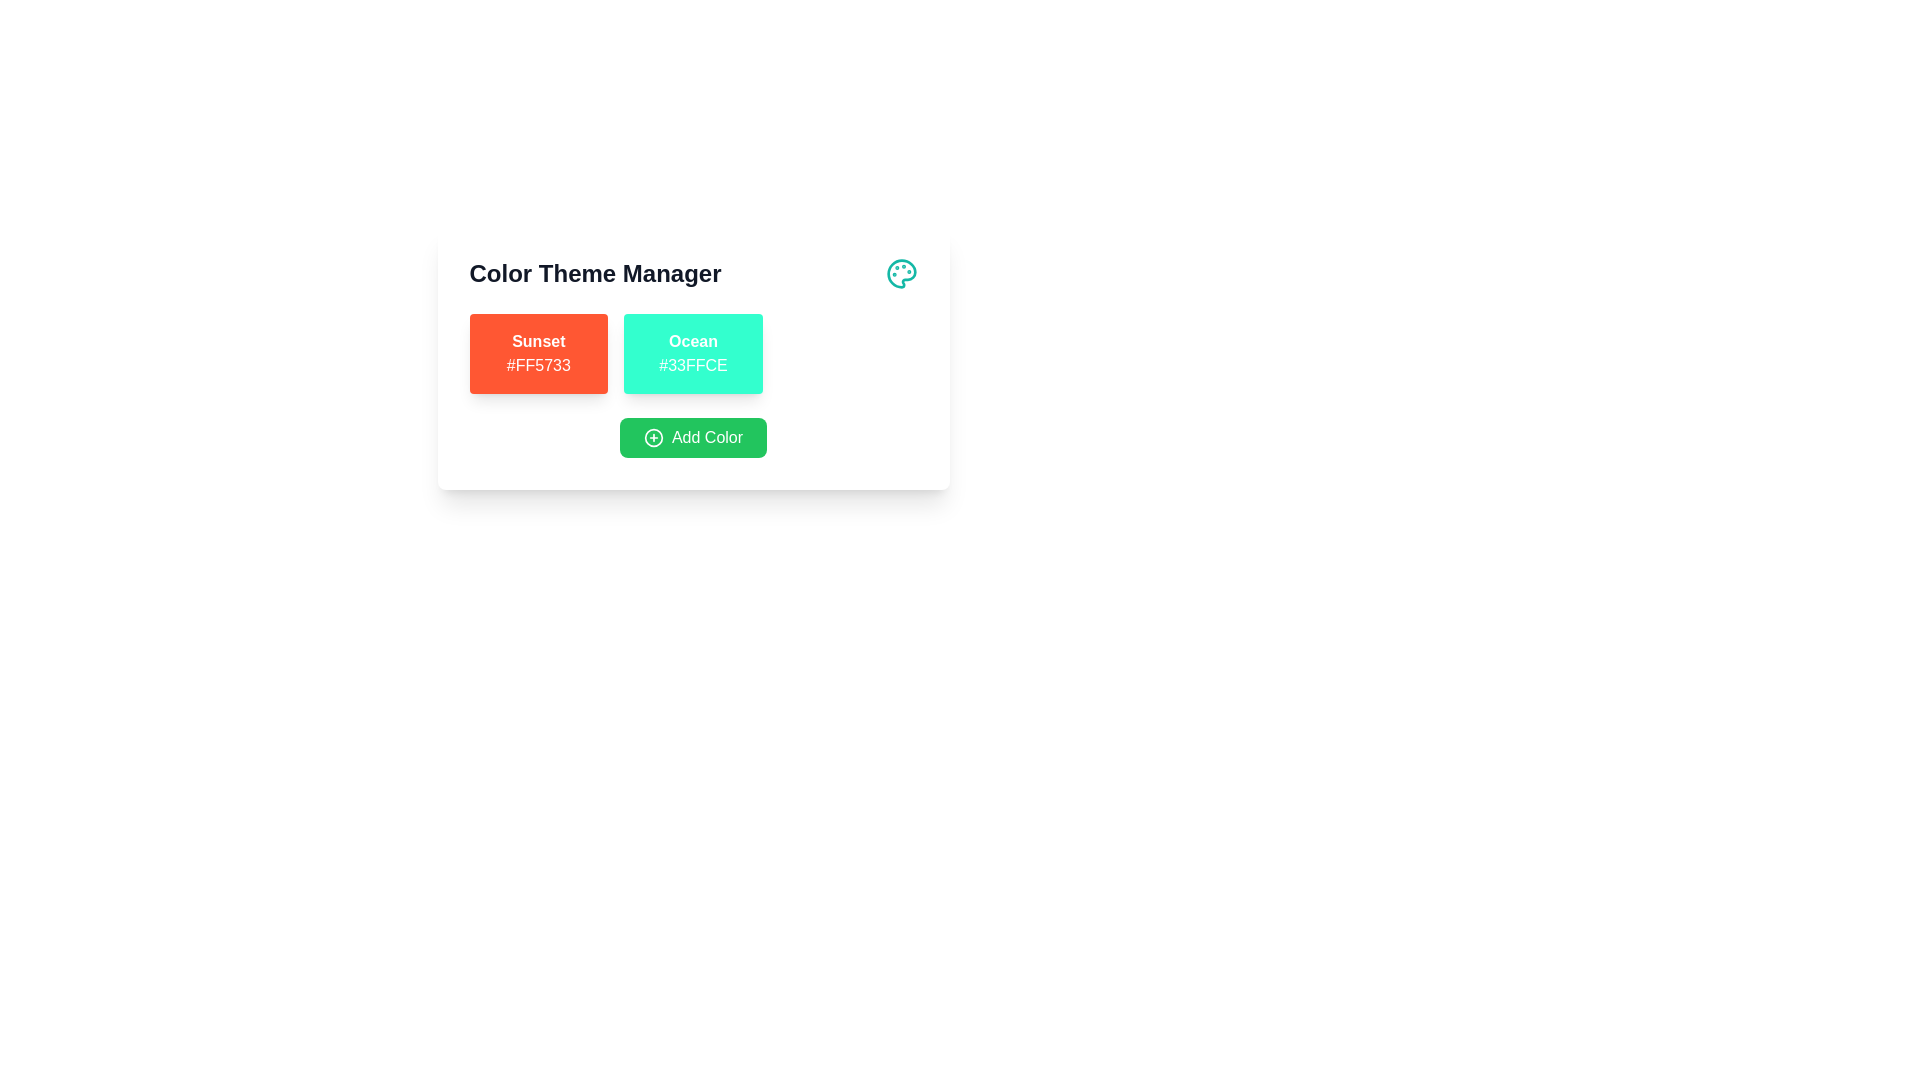 Image resolution: width=1920 pixels, height=1080 pixels. Describe the element at coordinates (693, 341) in the screenshot. I see `the bold, white text label displaying 'Ocean' that is centered at the top of the turquoise card within the 'Color Theme Manager'` at that location.